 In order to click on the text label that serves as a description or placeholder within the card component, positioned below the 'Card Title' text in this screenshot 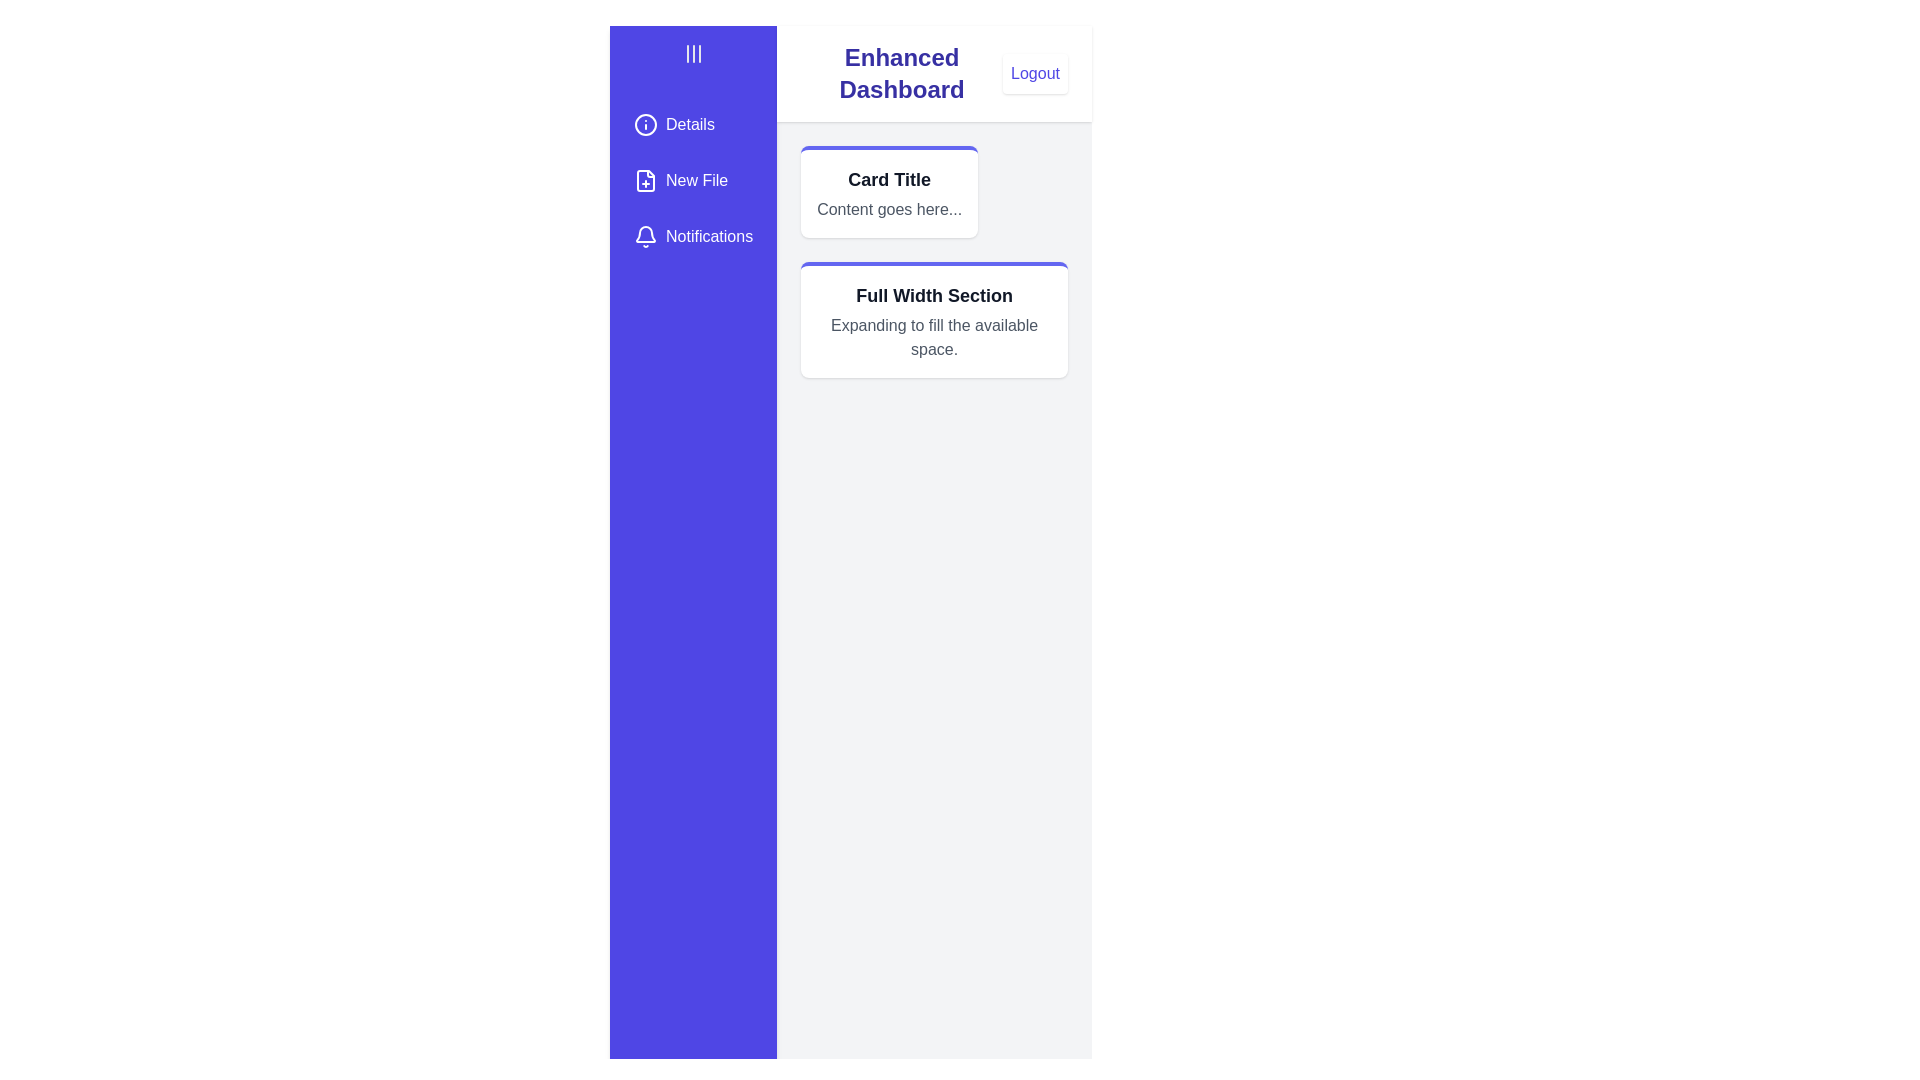, I will do `click(888, 209)`.